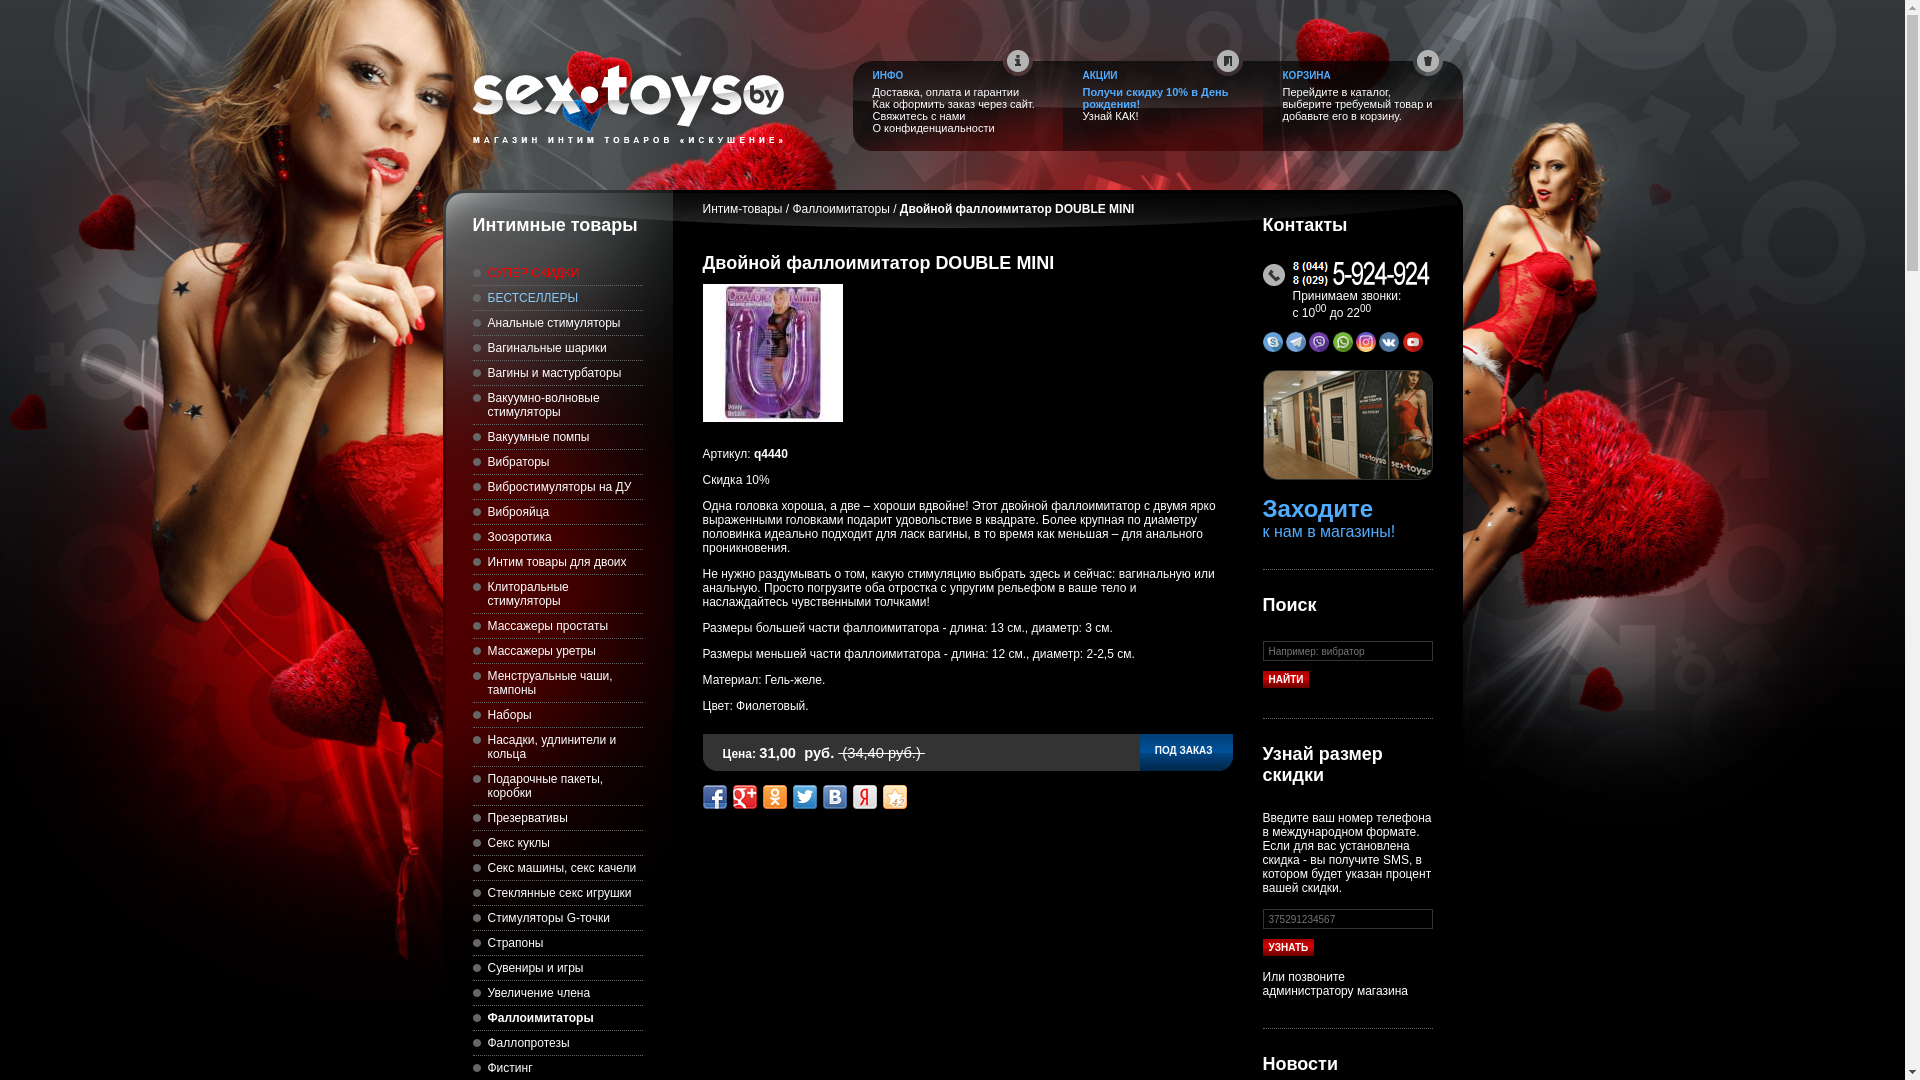 This screenshot has width=1920, height=1080. What do you see at coordinates (834, 796) in the screenshot?
I see `'Share on VK'` at bounding box center [834, 796].